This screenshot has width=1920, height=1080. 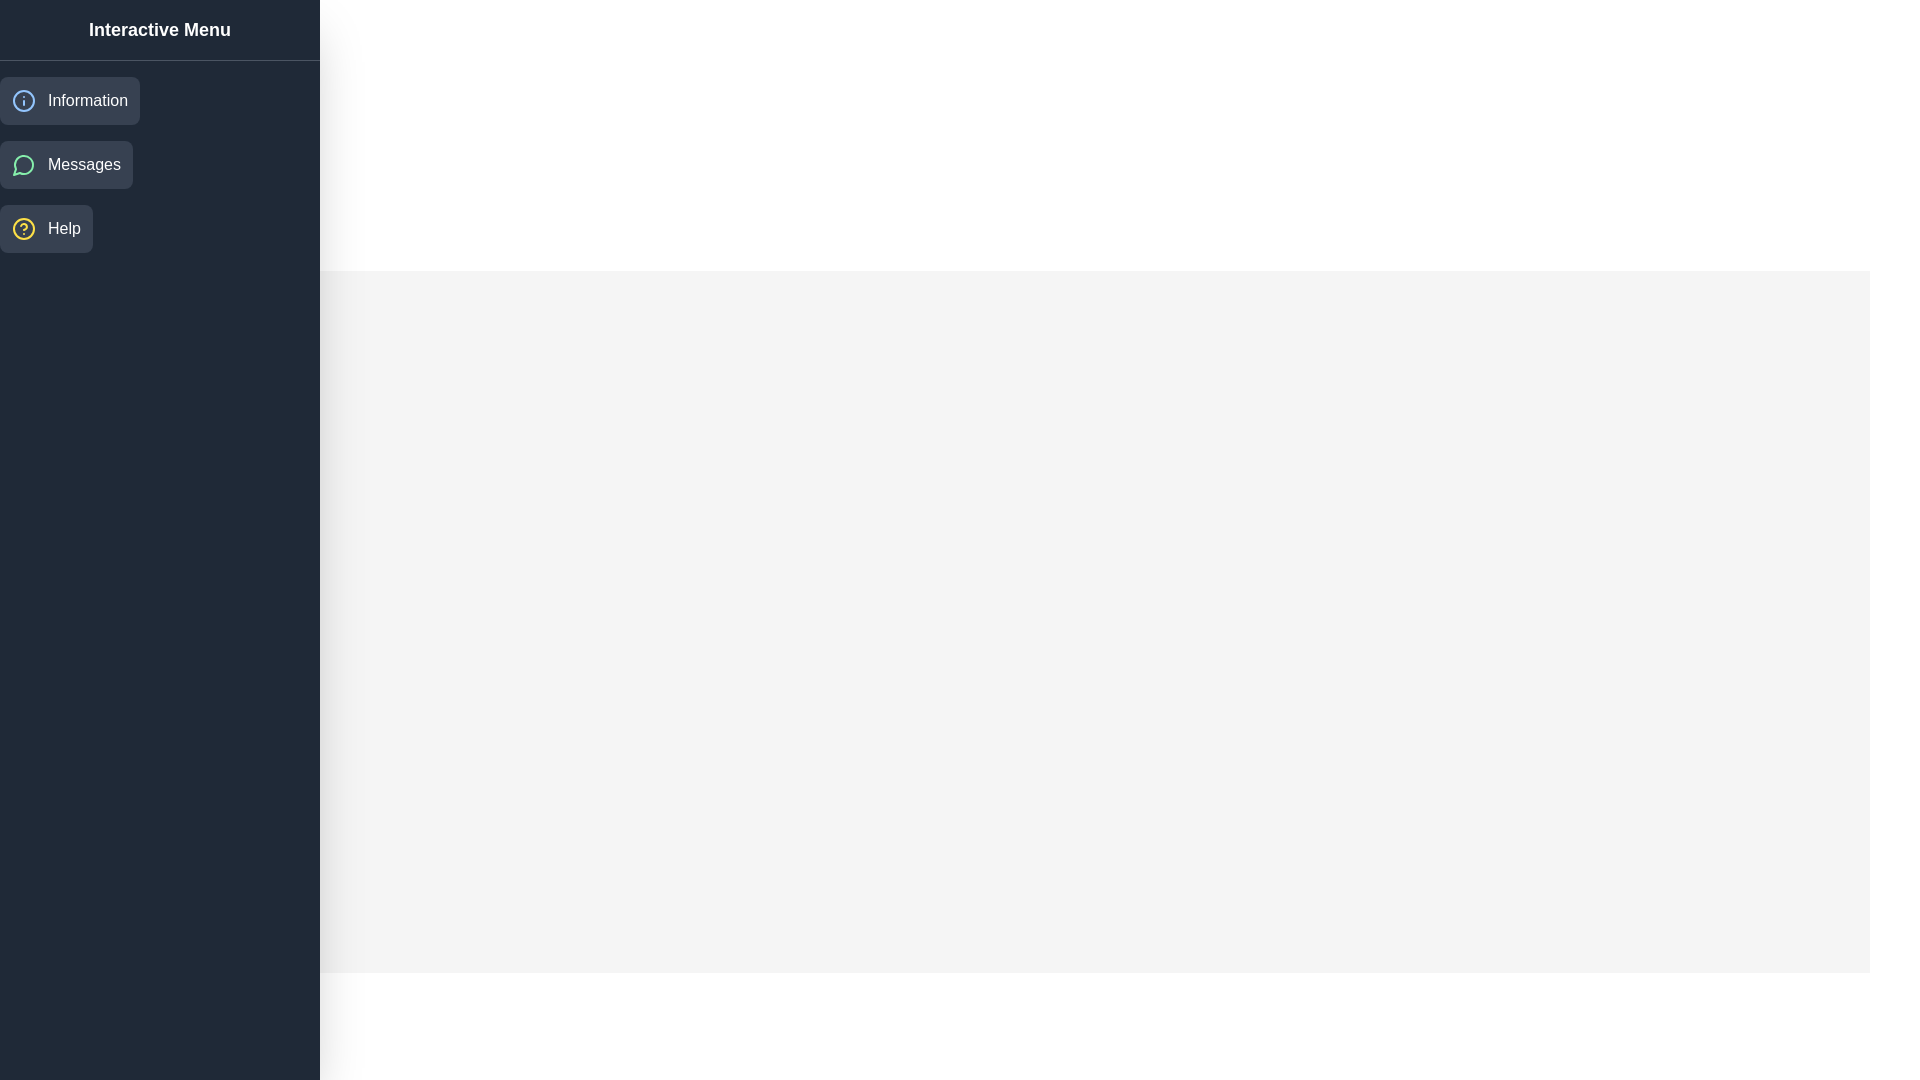 What do you see at coordinates (24, 100) in the screenshot?
I see `the blue circular icon with an 'i' shape outline located in the left navigation menu under the 'Information' menu item, positioned at the start of the text 'Information'` at bounding box center [24, 100].